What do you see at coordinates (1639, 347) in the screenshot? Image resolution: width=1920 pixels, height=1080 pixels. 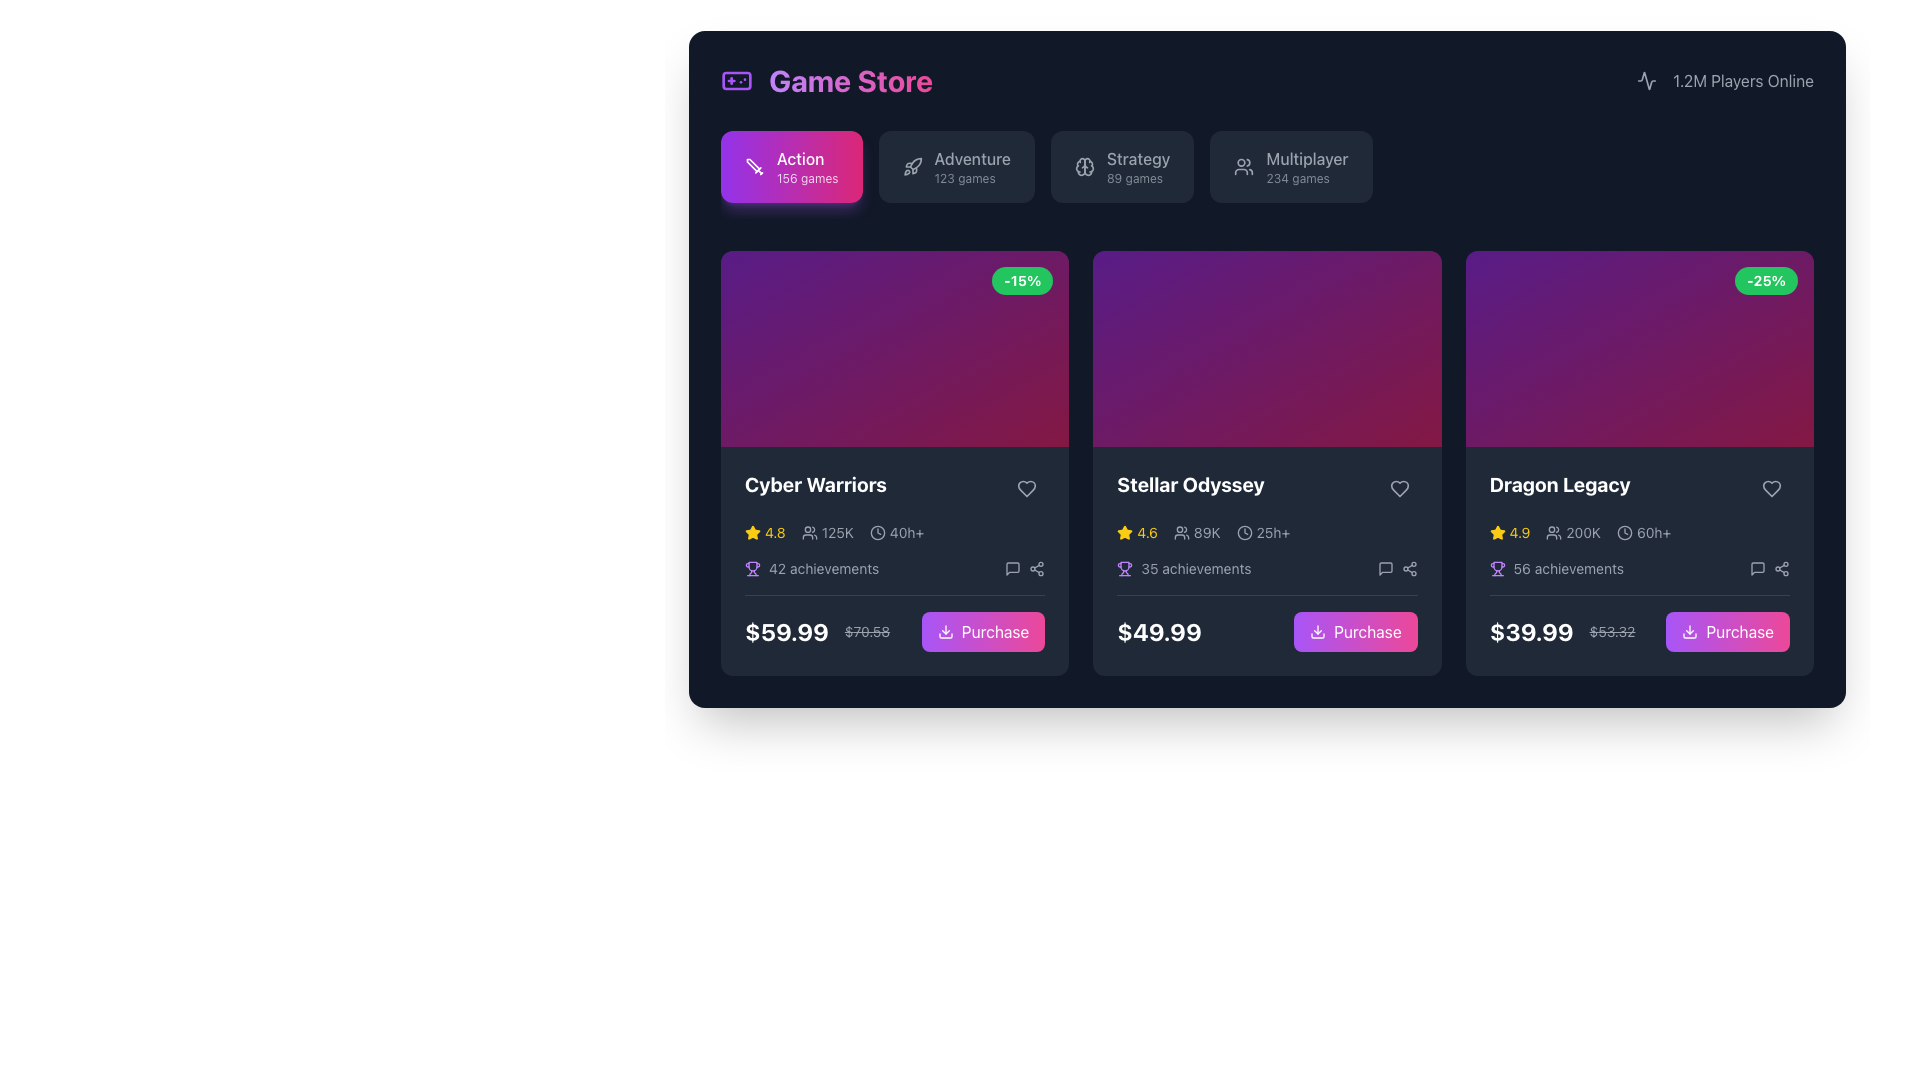 I see `the play button located in the 'Dragon Legacy' section, which is centered in the top purple area of the third card from the left, near the -25% discount tag` at bounding box center [1639, 347].